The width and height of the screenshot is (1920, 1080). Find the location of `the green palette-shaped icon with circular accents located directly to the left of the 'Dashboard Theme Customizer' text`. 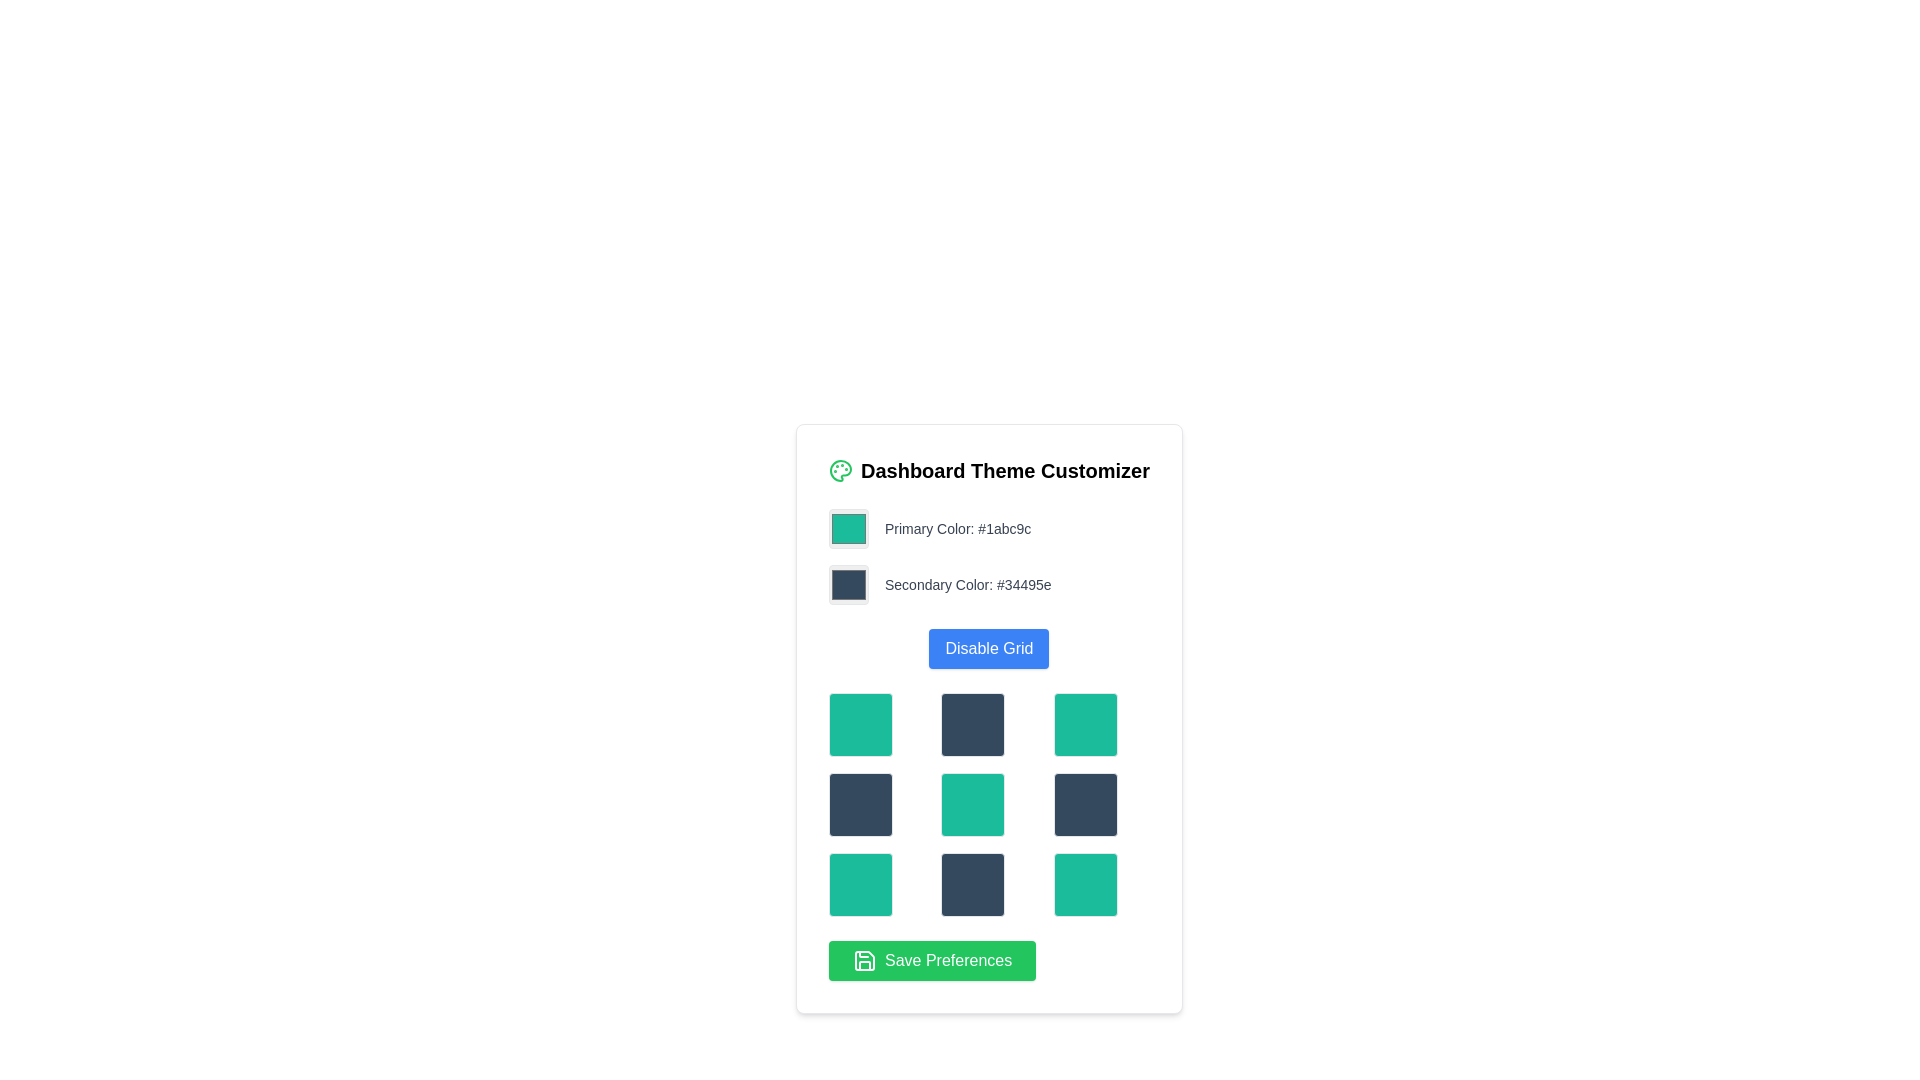

the green palette-shaped icon with circular accents located directly to the left of the 'Dashboard Theme Customizer' text is located at coordinates (840, 470).